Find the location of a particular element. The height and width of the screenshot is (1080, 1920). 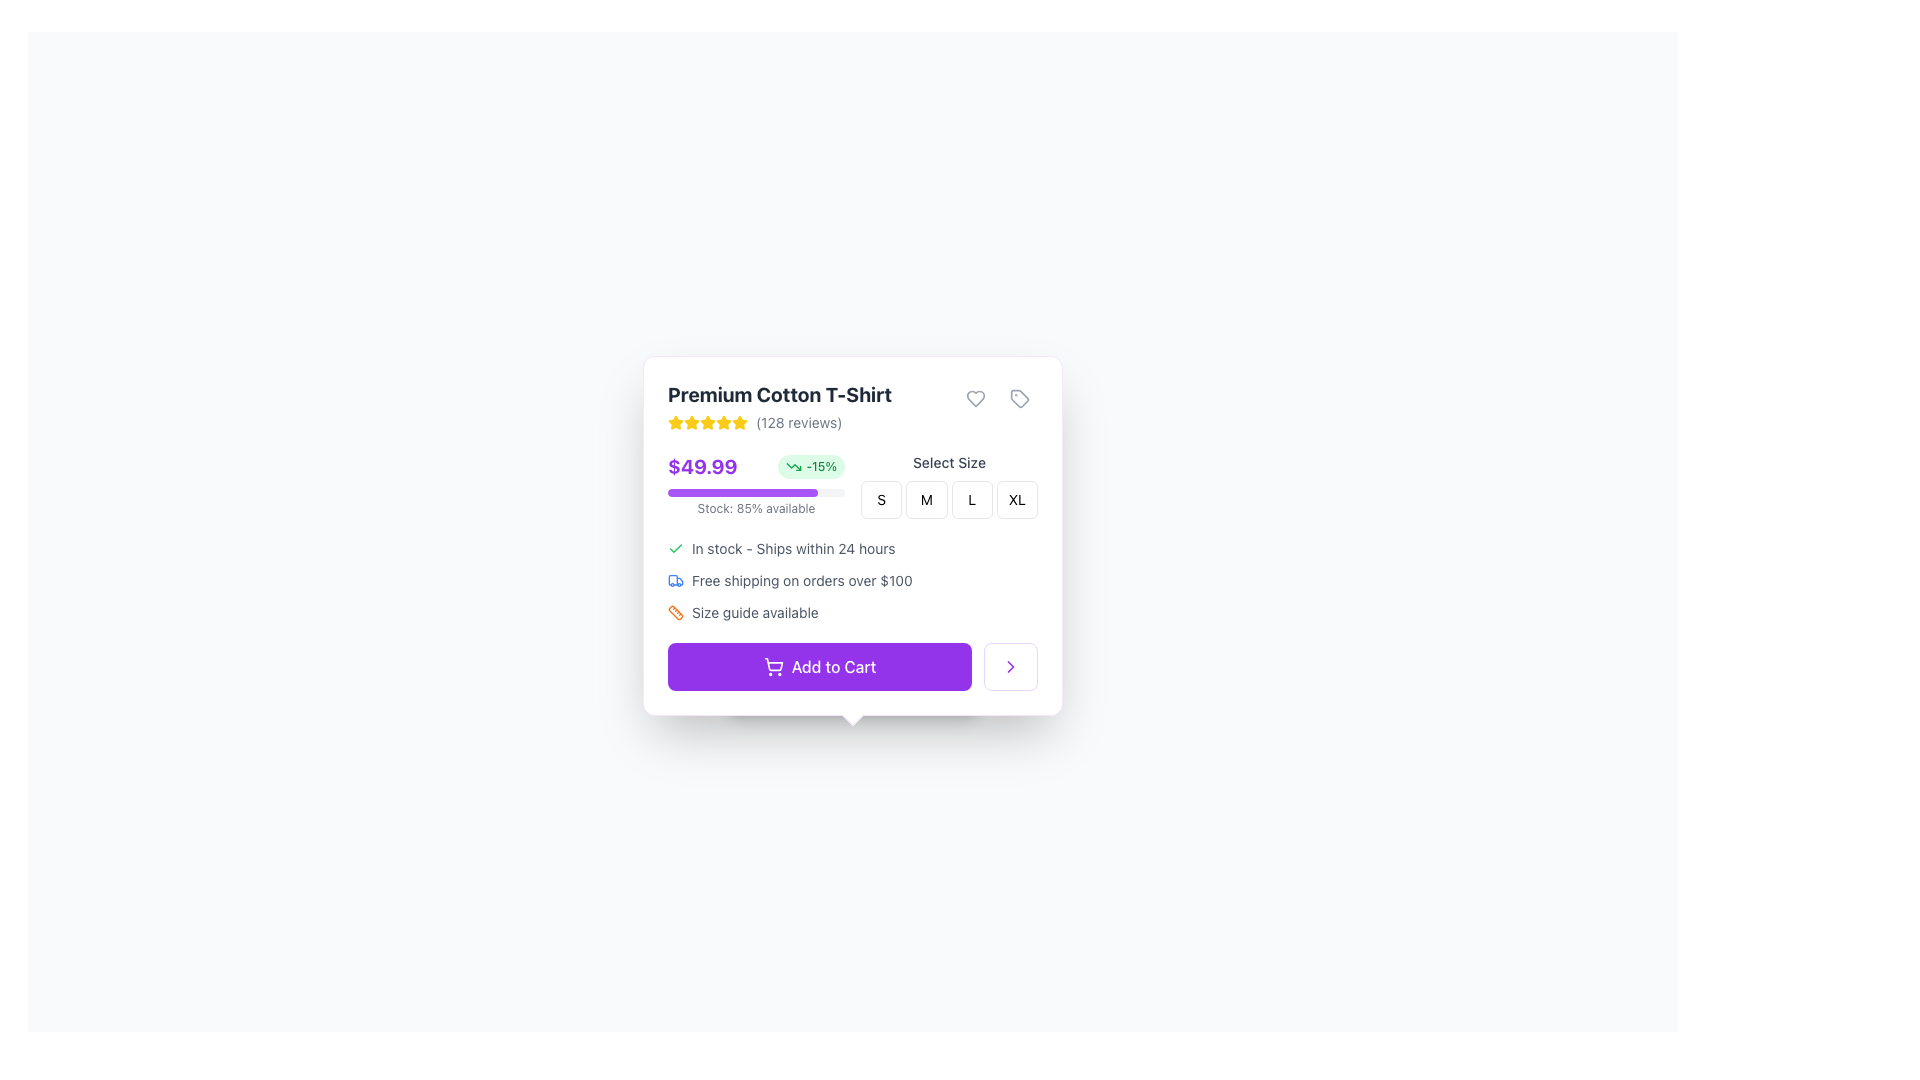

the second star icon in the visual rating display above the price display block is located at coordinates (723, 421).